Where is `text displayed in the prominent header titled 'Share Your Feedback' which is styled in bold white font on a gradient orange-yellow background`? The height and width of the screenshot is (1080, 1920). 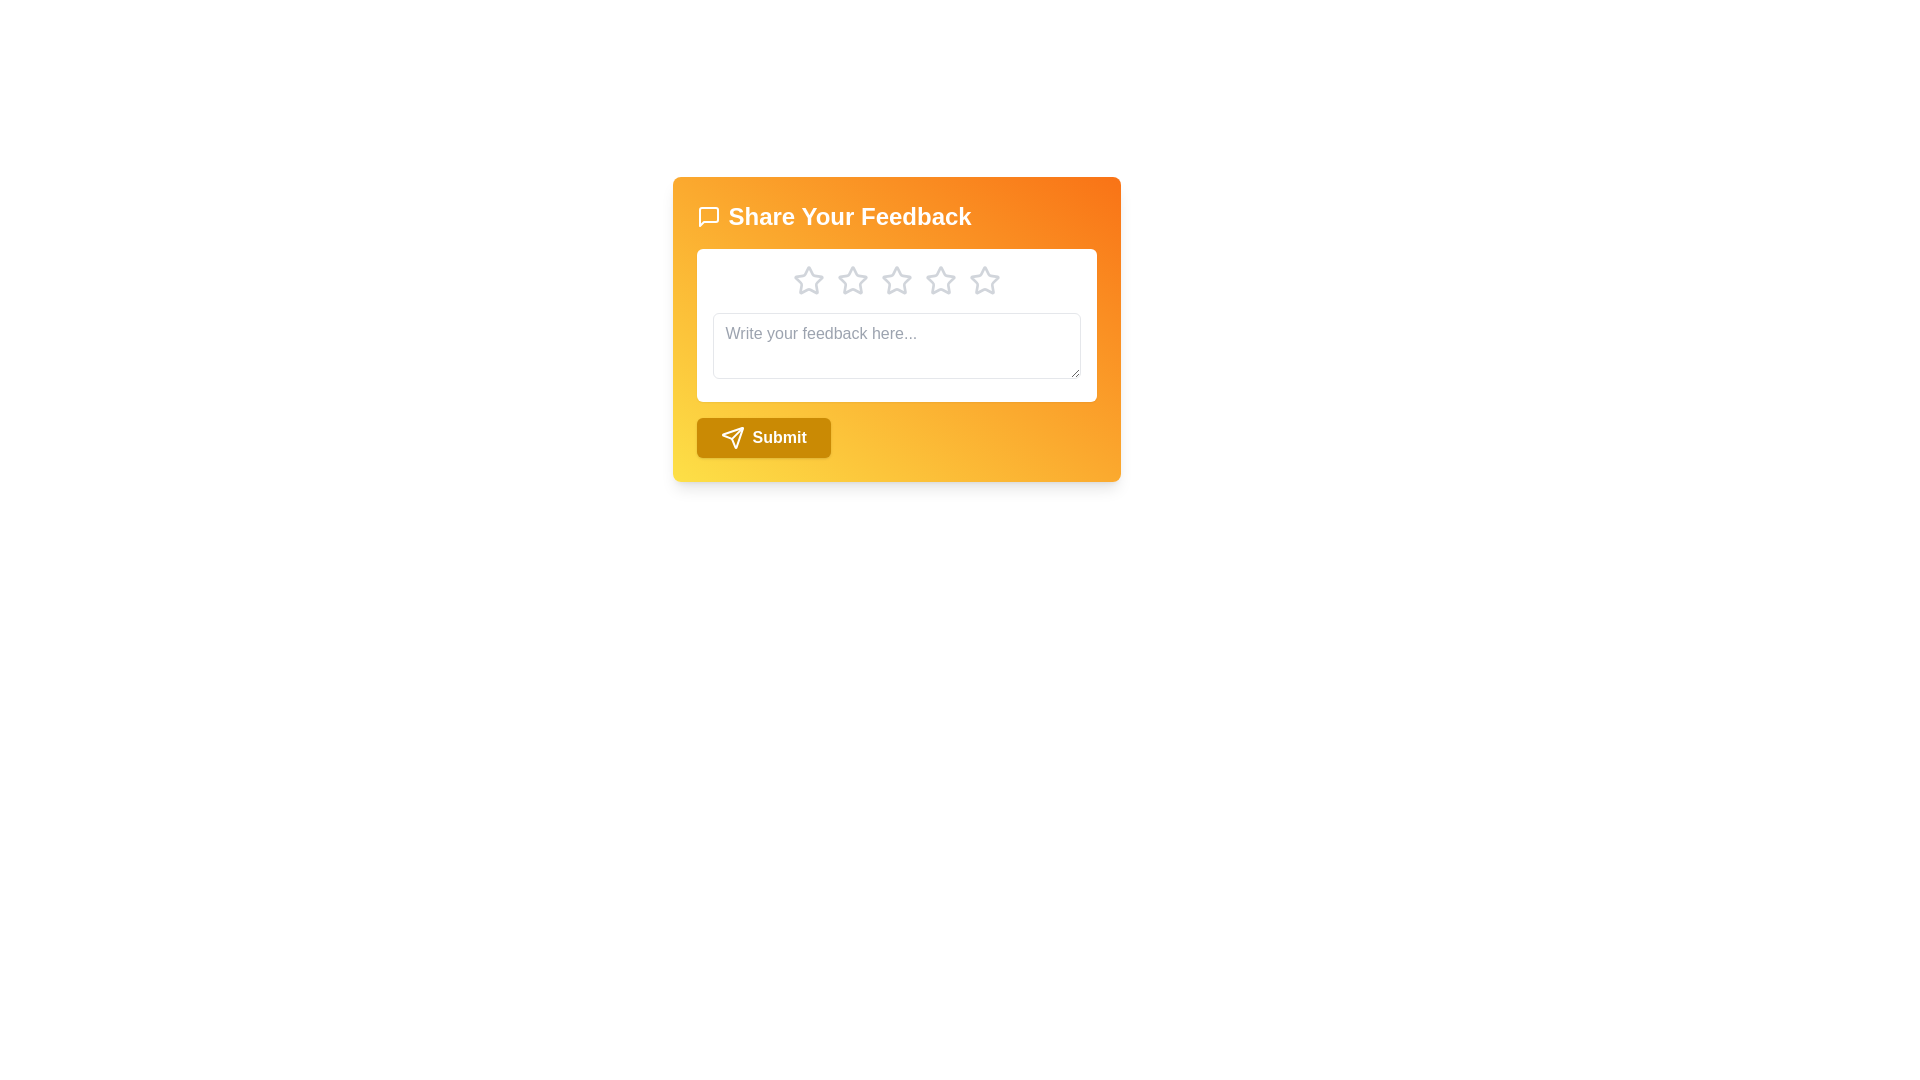 text displayed in the prominent header titled 'Share Your Feedback' which is styled in bold white font on a gradient orange-yellow background is located at coordinates (895, 216).